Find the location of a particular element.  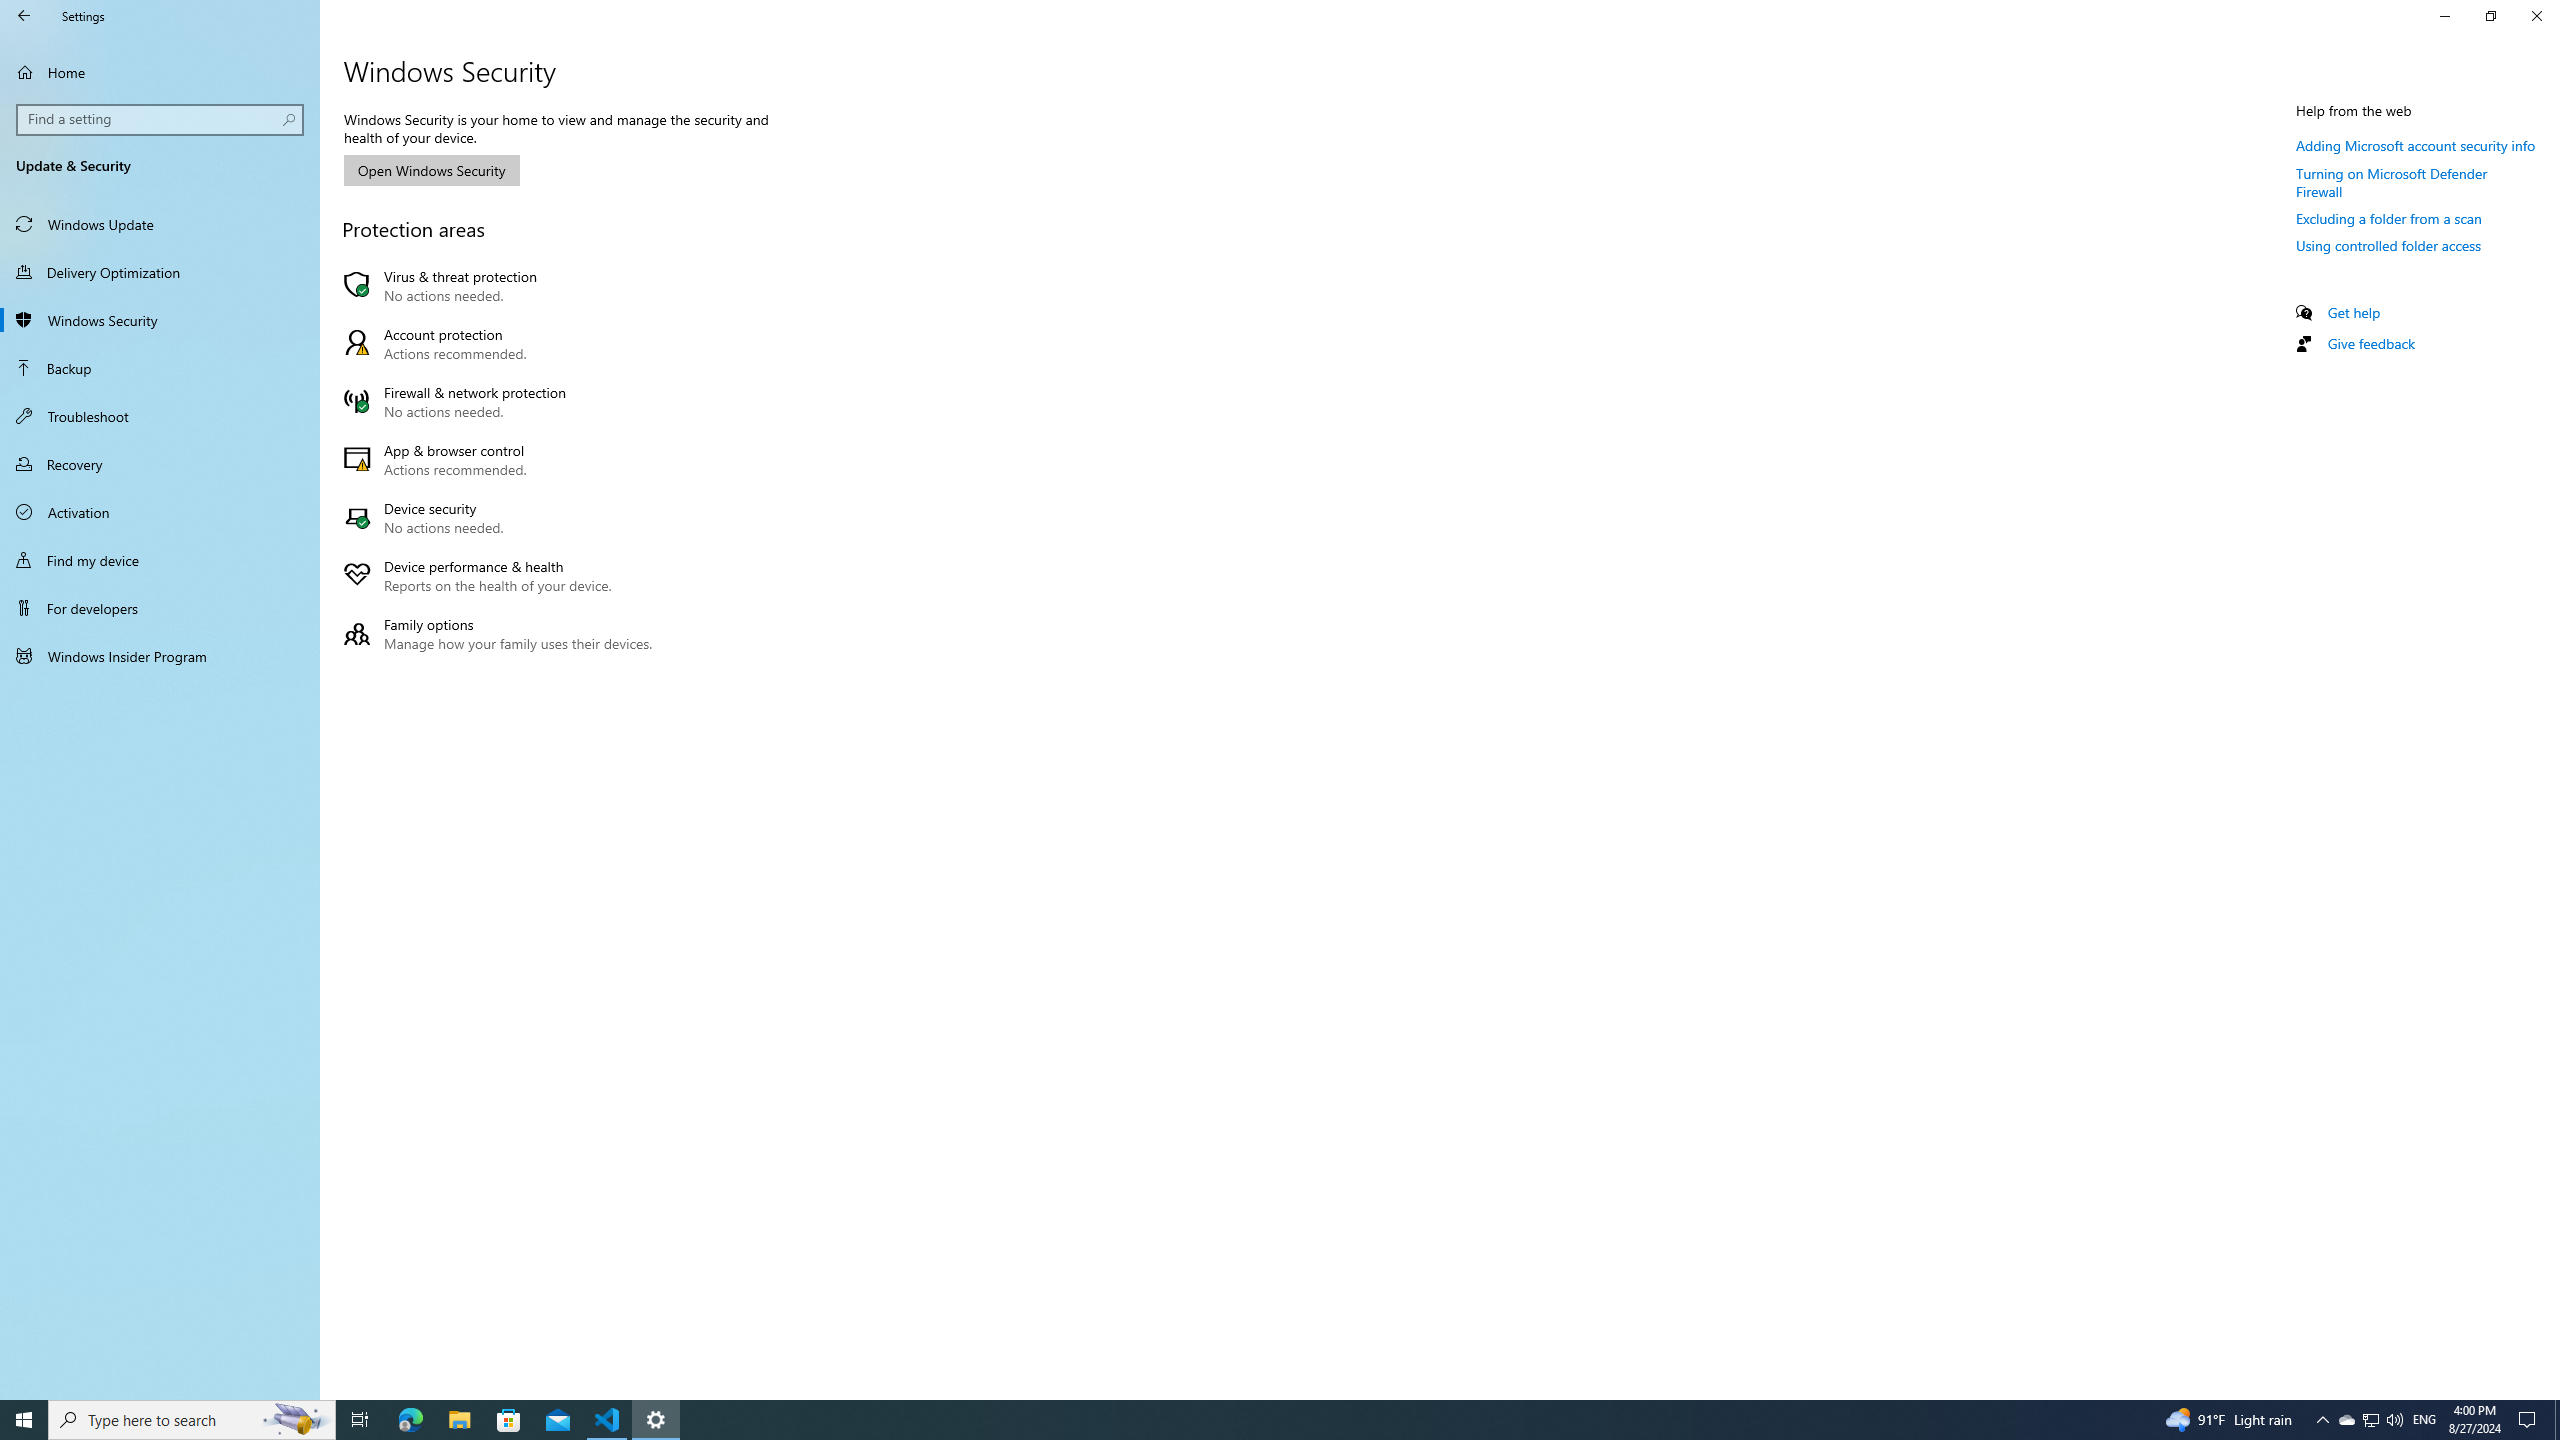

'App & browser control Actions recommended.' is located at coordinates (502, 459).